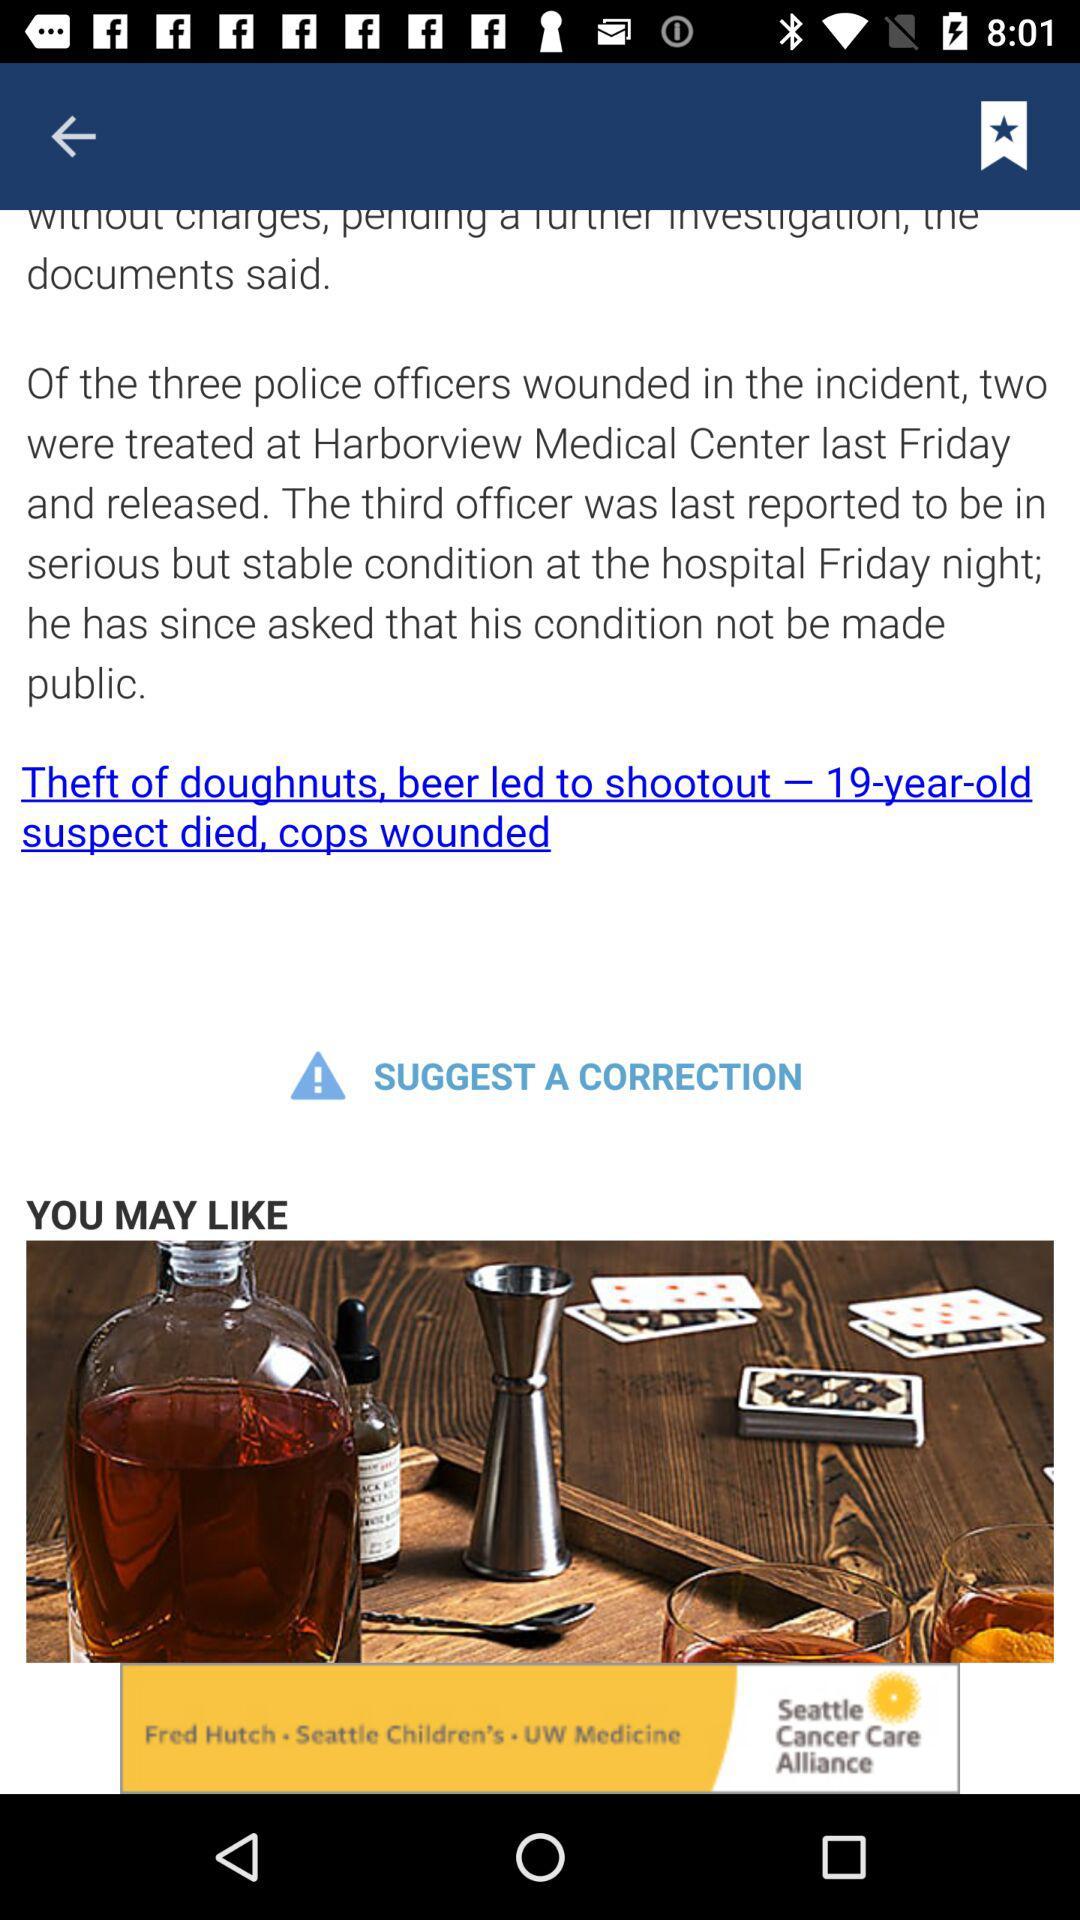 This screenshot has width=1080, height=1920. I want to click on the bookmark icon, so click(1004, 135).